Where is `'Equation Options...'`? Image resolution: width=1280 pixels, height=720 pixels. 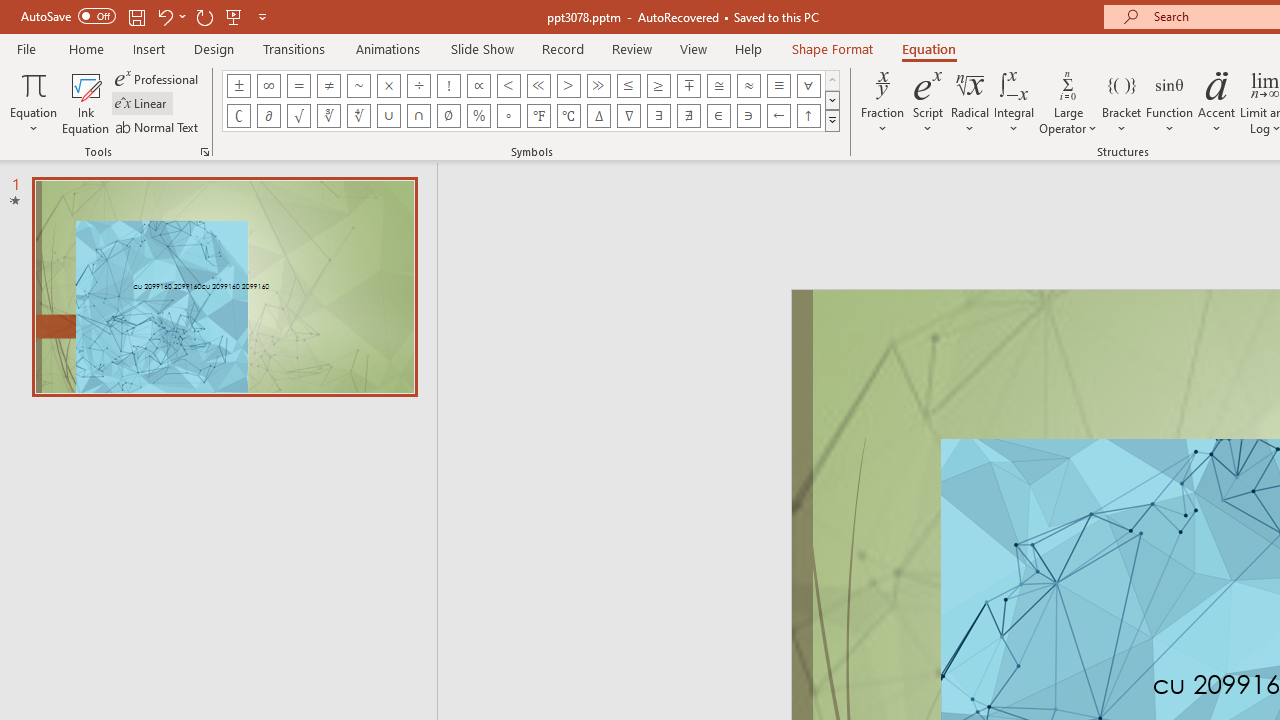 'Equation Options...' is located at coordinates (204, 150).